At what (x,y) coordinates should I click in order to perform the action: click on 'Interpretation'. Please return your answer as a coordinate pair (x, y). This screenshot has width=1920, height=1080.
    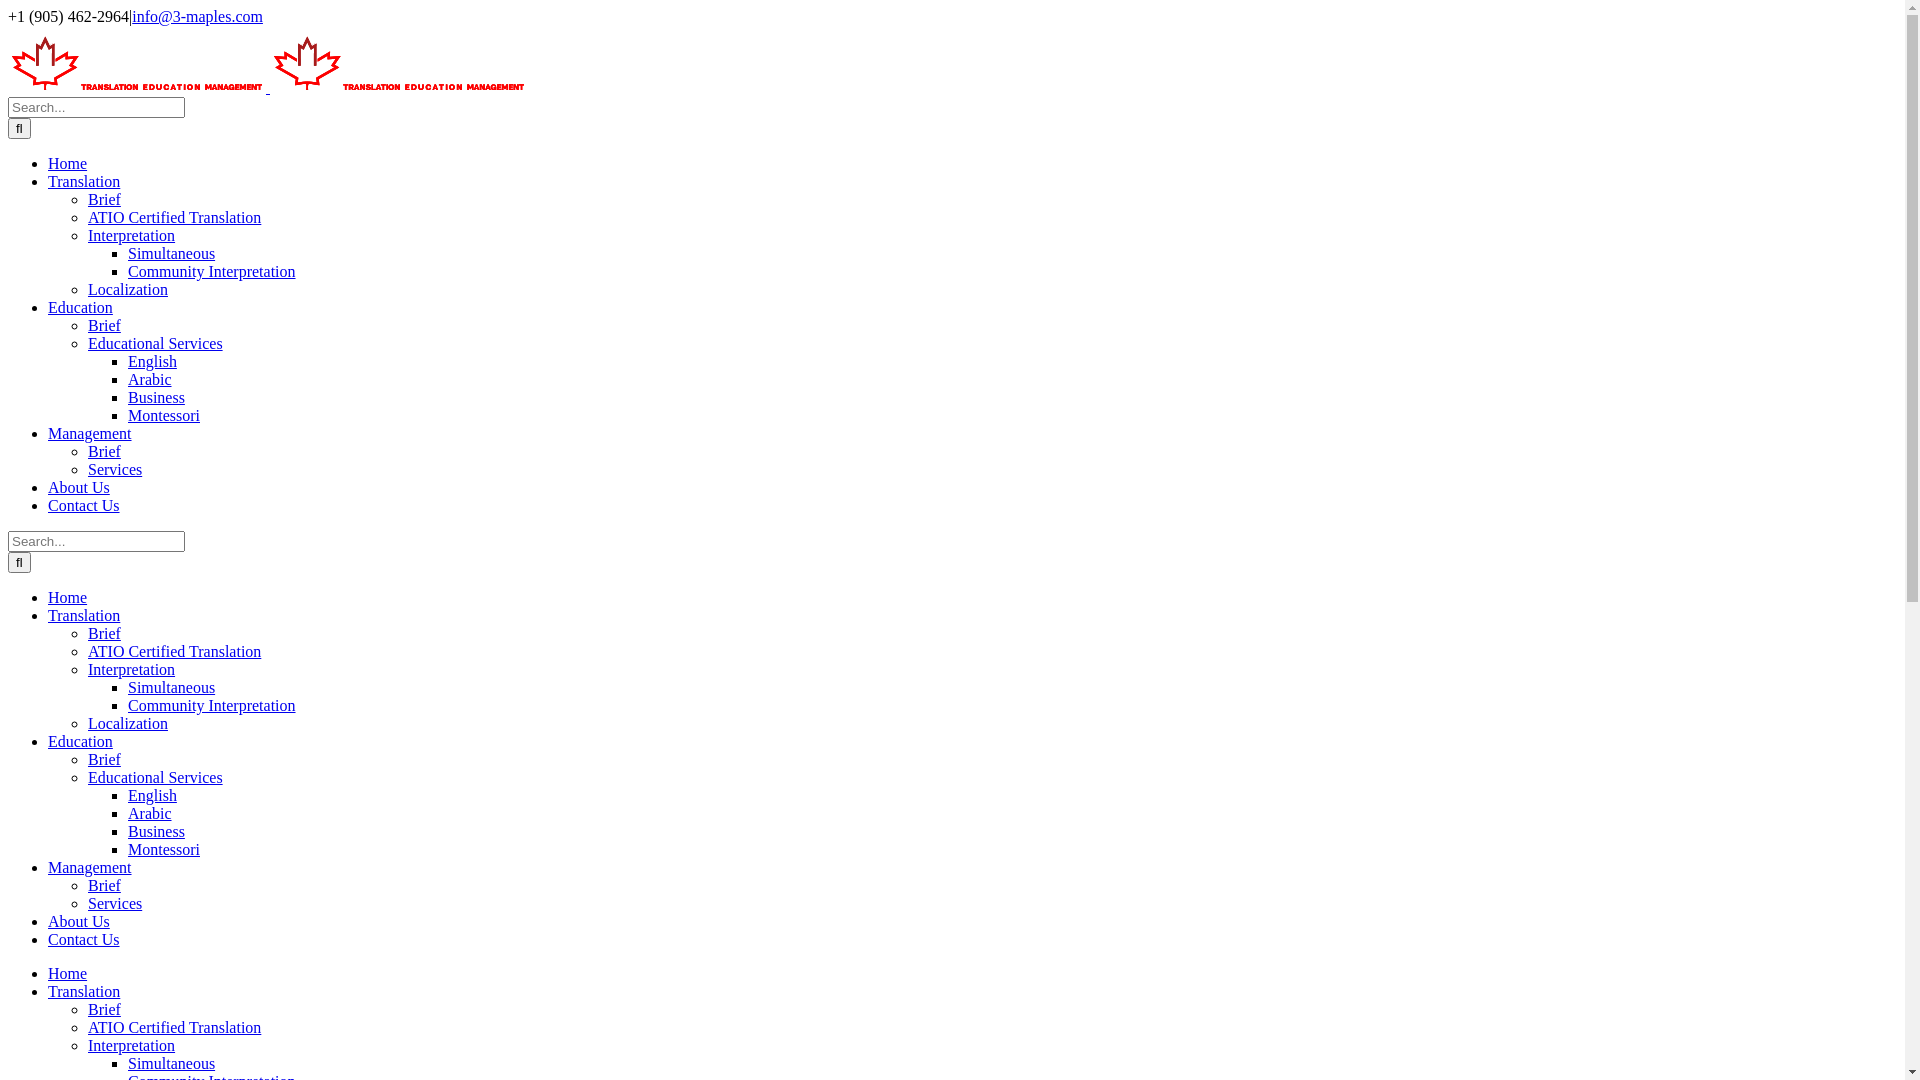
    Looking at the image, I should click on (130, 669).